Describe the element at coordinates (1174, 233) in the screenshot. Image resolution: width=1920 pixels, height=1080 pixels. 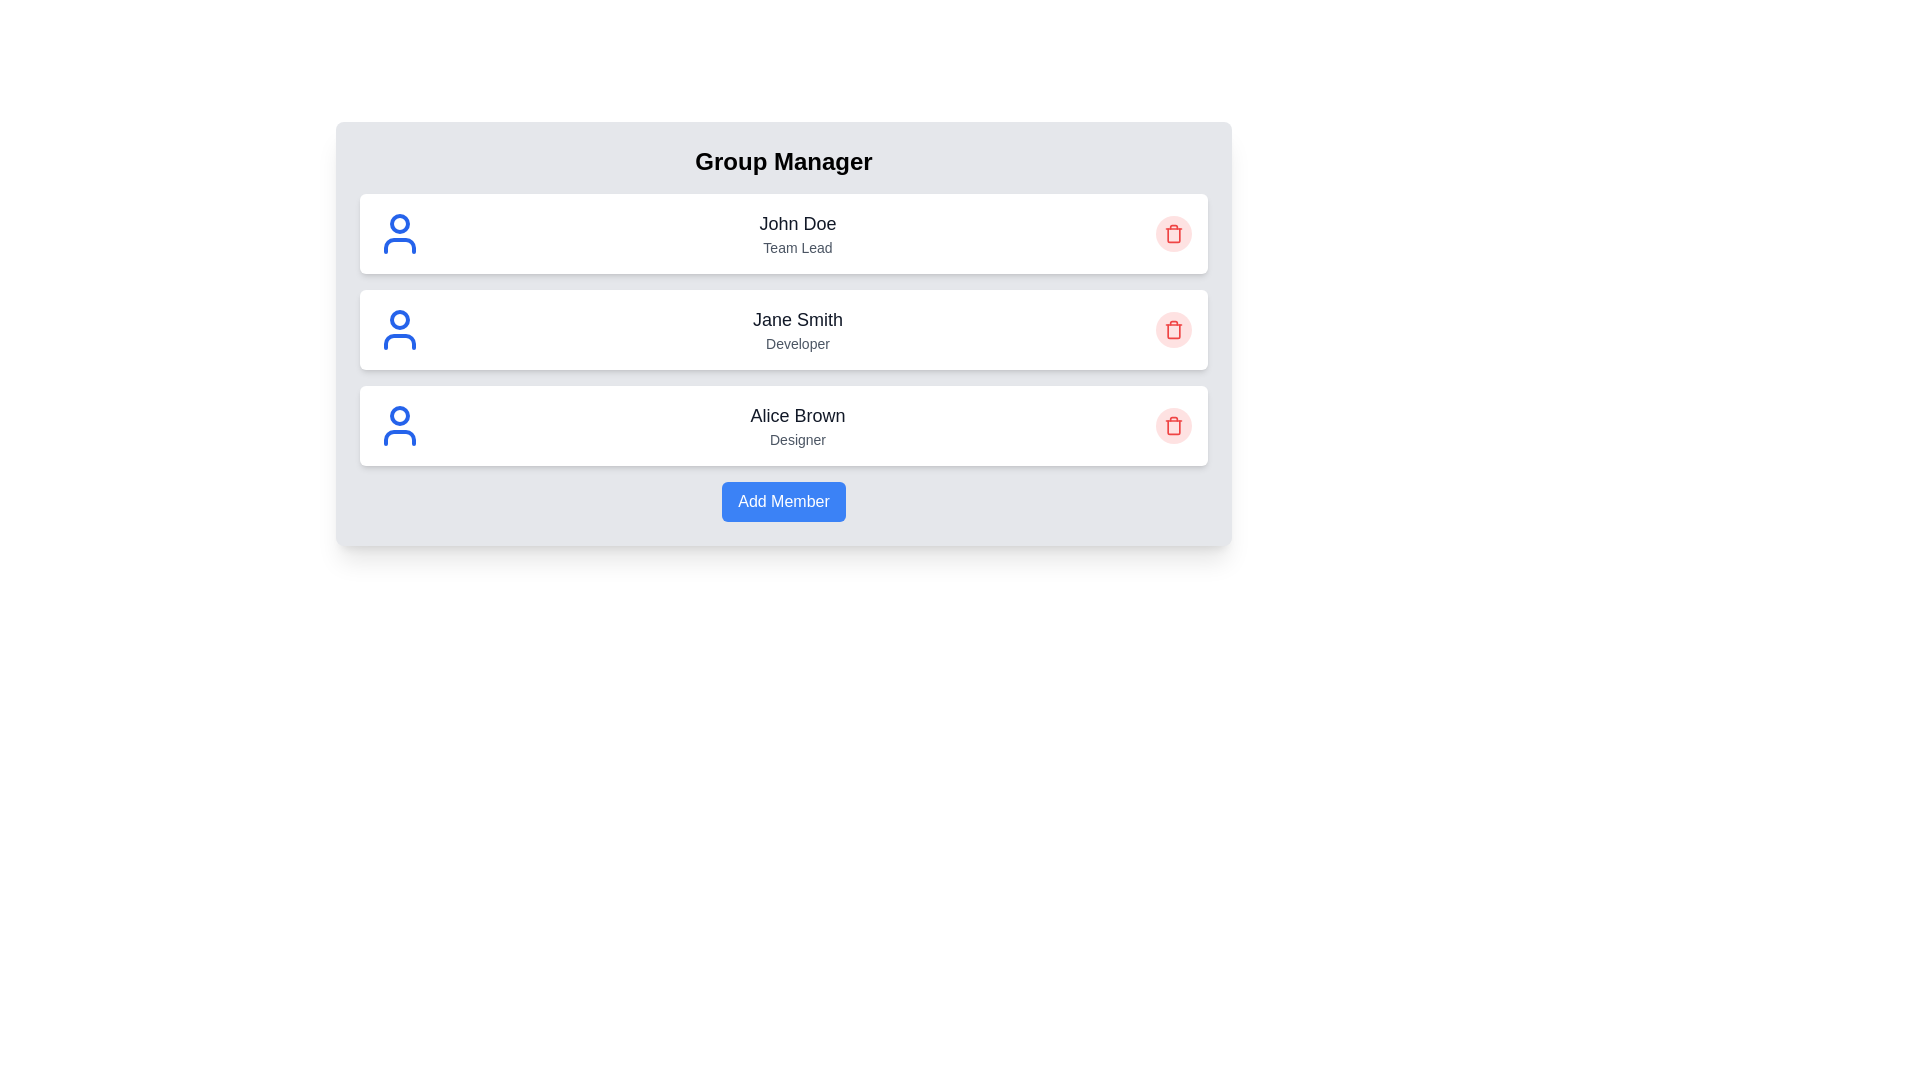
I see `the circular red button with a trash can icon located at the top-right corner of John's Doe information card` at that location.